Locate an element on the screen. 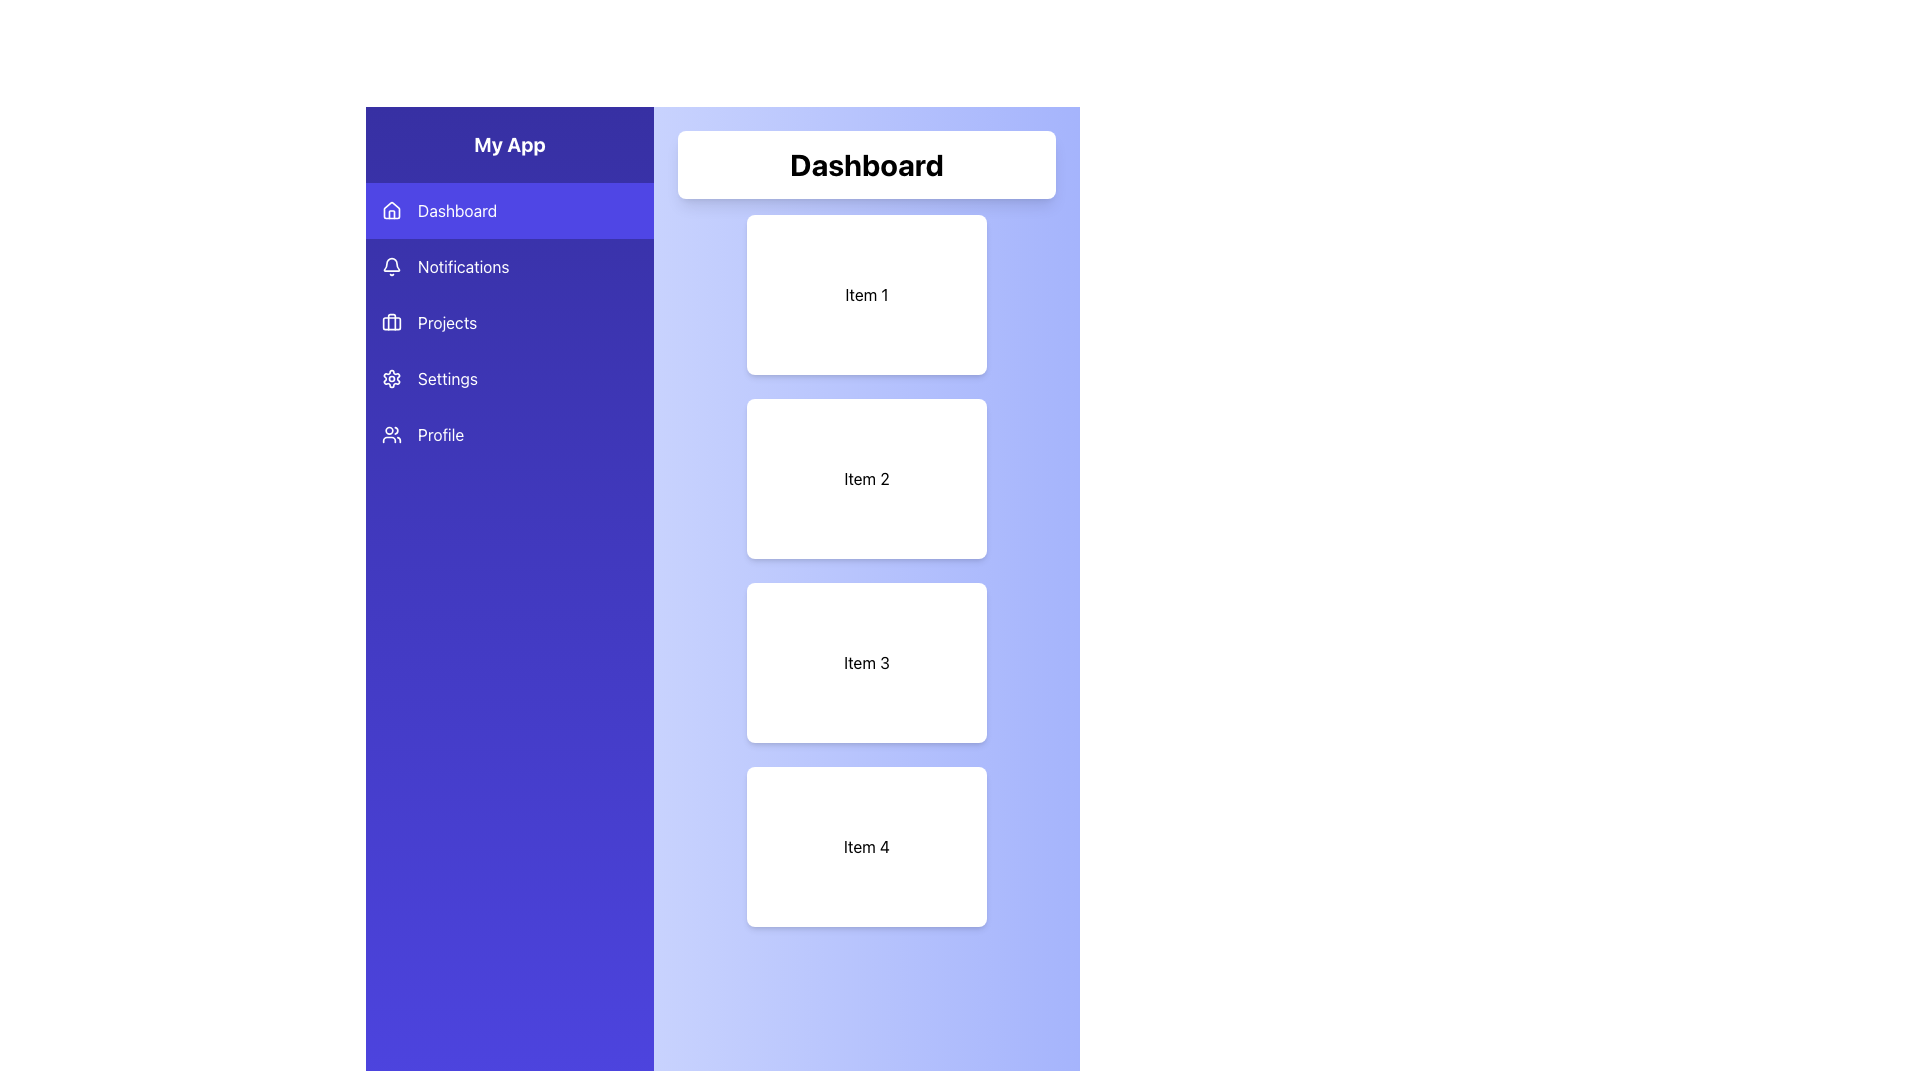 The width and height of the screenshot is (1920, 1080). the small gear-shaped icon for settings, which is colored white on a blue background, located at the beginning of the 'Settings' menu item in the left sidebar is located at coordinates (392, 378).